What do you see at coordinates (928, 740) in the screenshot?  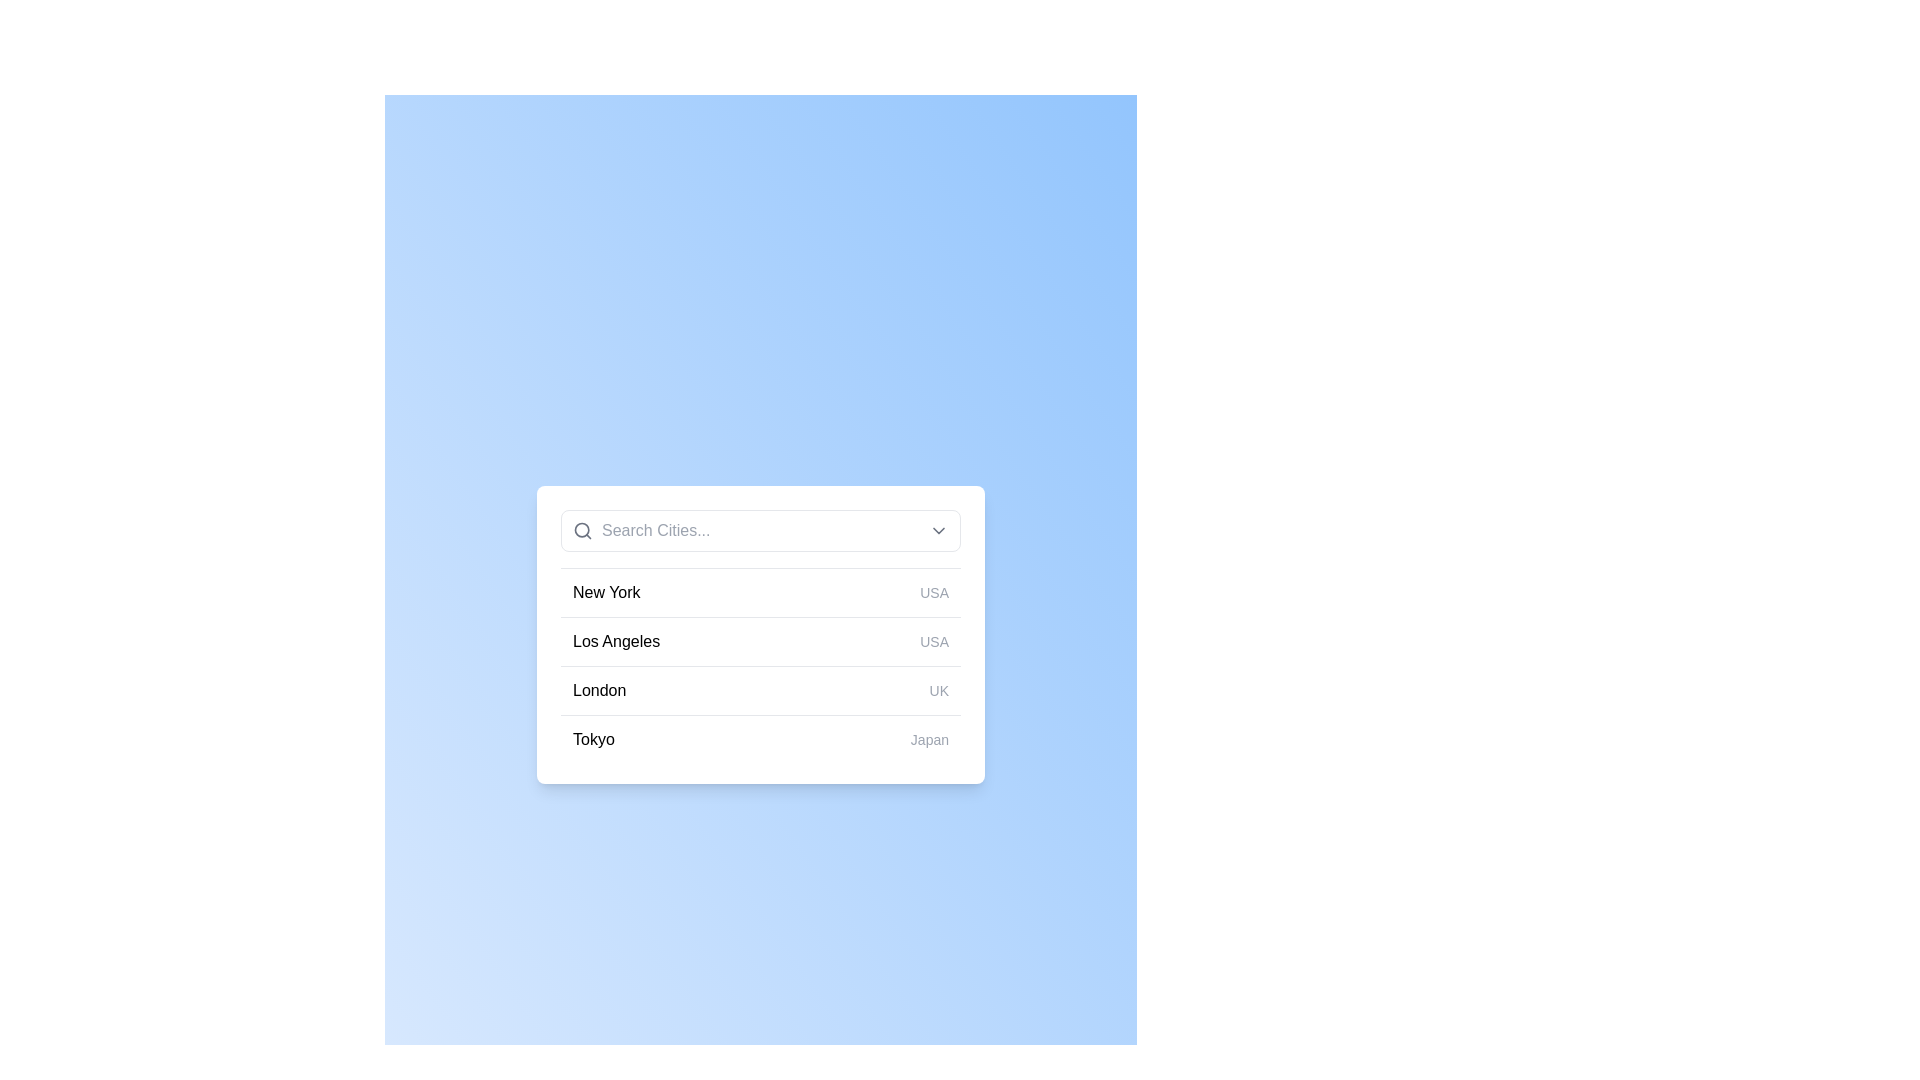 I see `the text label displaying 'Japan', which is located at the end of the row containing 'Tokyo'` at bounding box center [928, 740].